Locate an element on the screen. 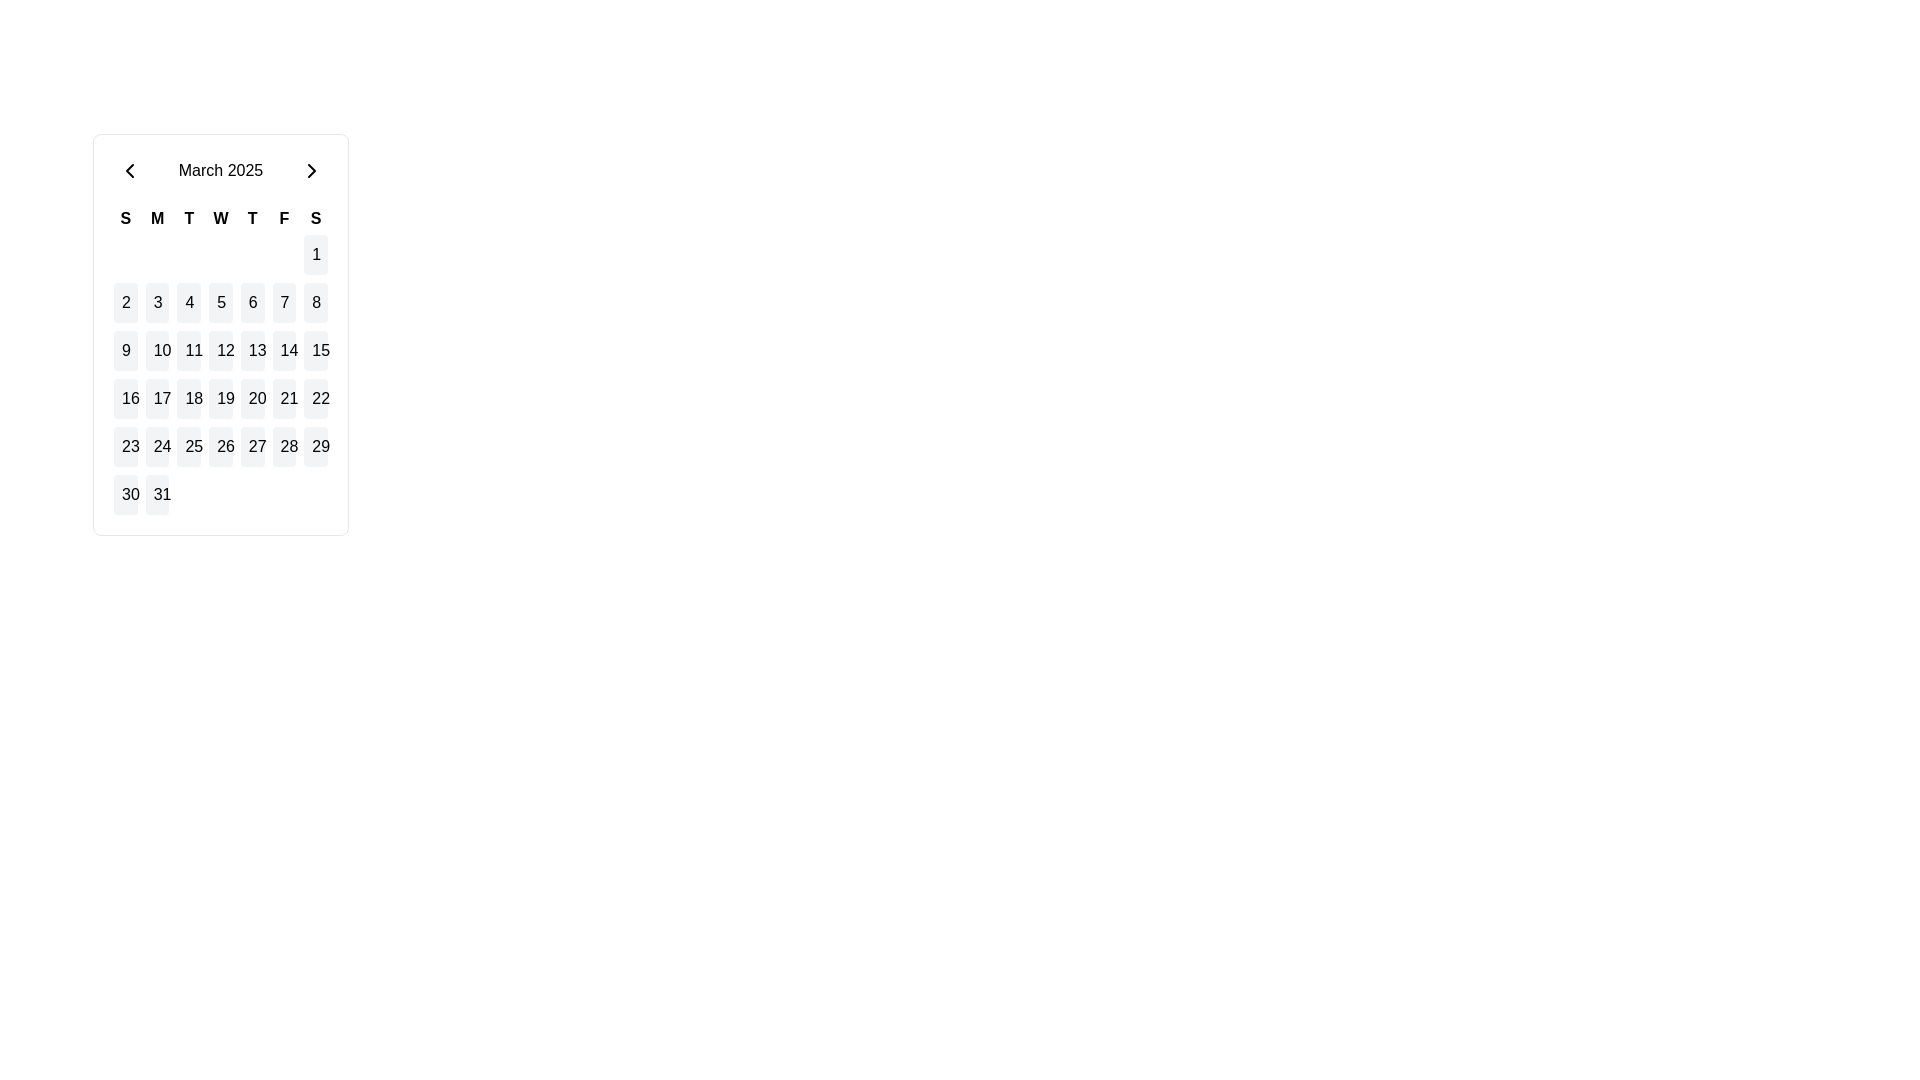 The image size is (1920, 1080). the square button labeled '31' with a gray background located in the last row, second column of the calendar grid is located at coordinates (156, 494).